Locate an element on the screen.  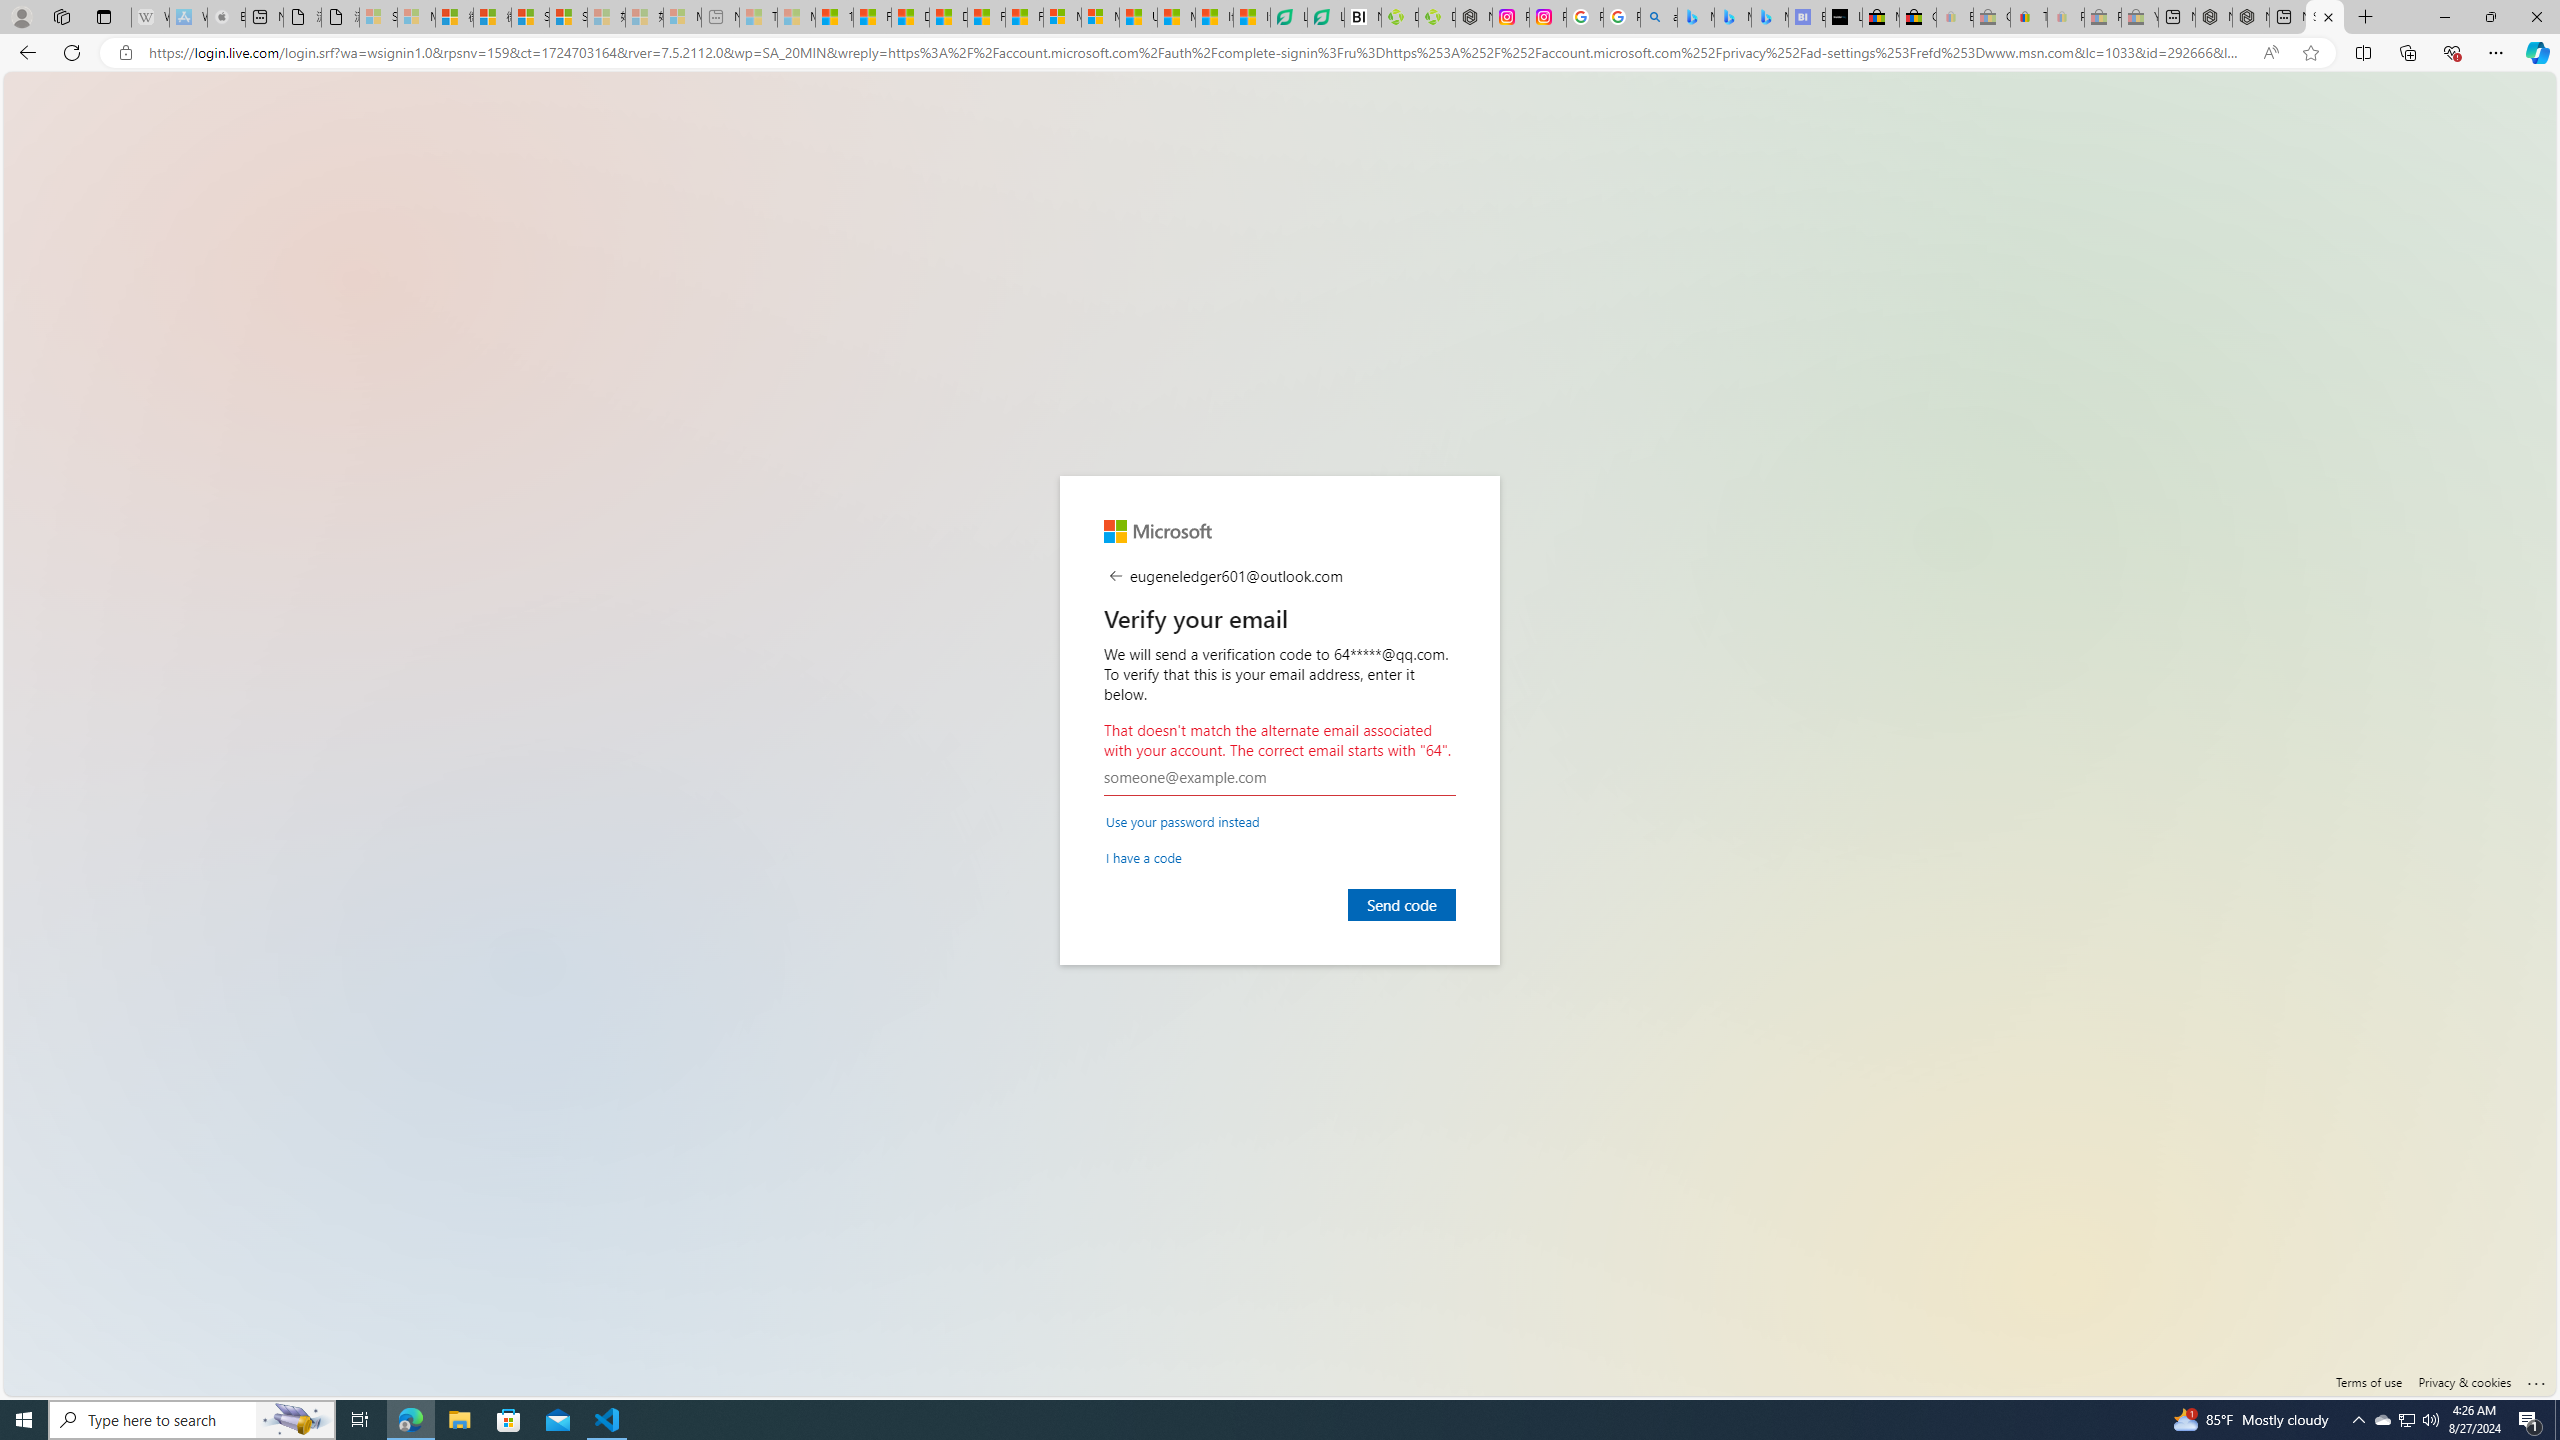
'Top Stories - MSN - Sleeping' is located at coordinates (758, 16).